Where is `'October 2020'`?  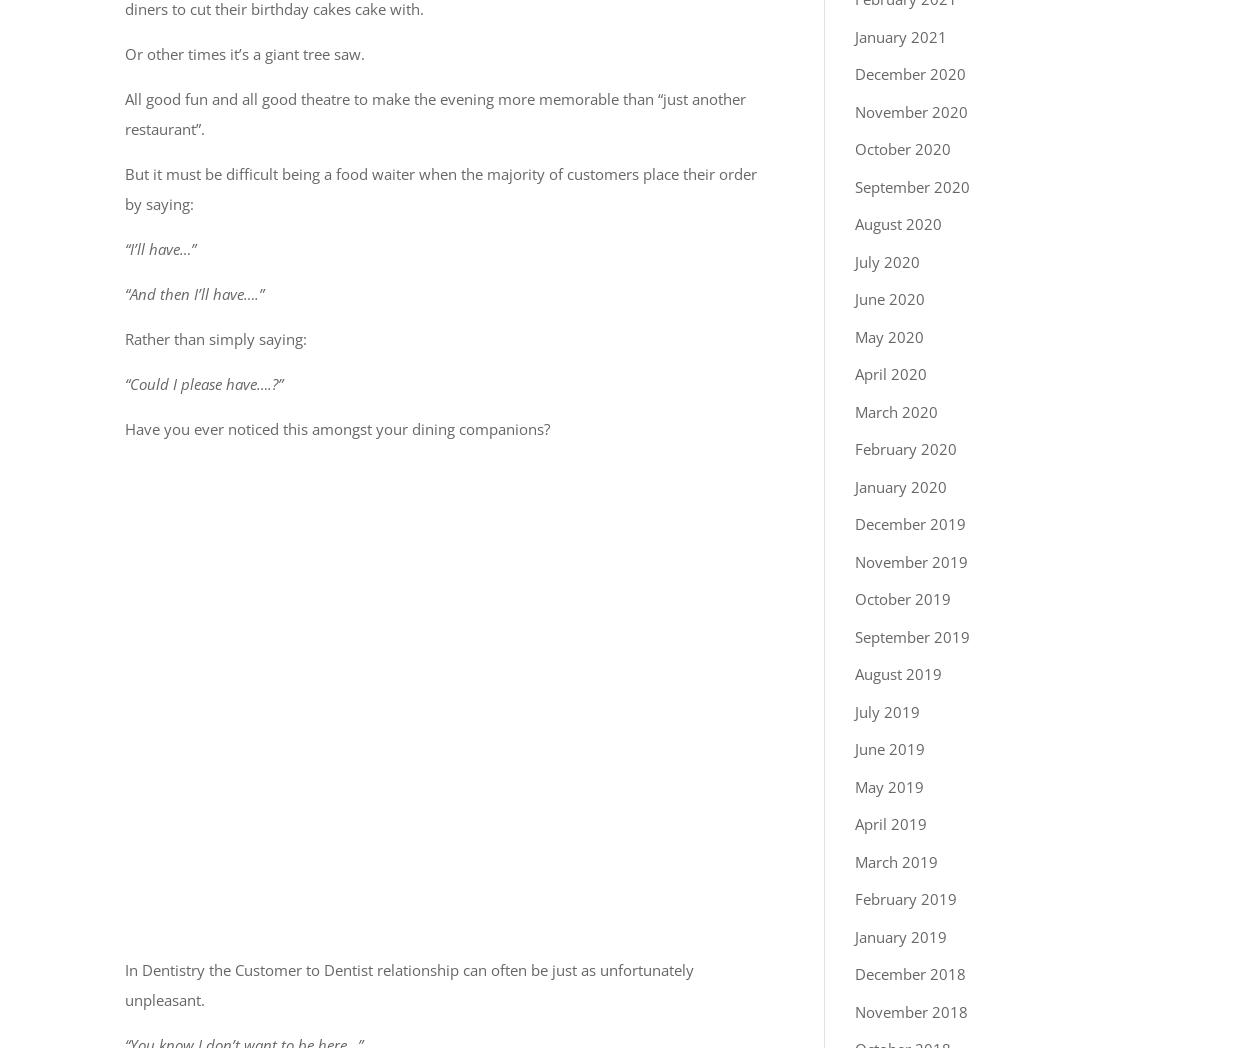 'October 2020' is located at coordinates (854, 149).